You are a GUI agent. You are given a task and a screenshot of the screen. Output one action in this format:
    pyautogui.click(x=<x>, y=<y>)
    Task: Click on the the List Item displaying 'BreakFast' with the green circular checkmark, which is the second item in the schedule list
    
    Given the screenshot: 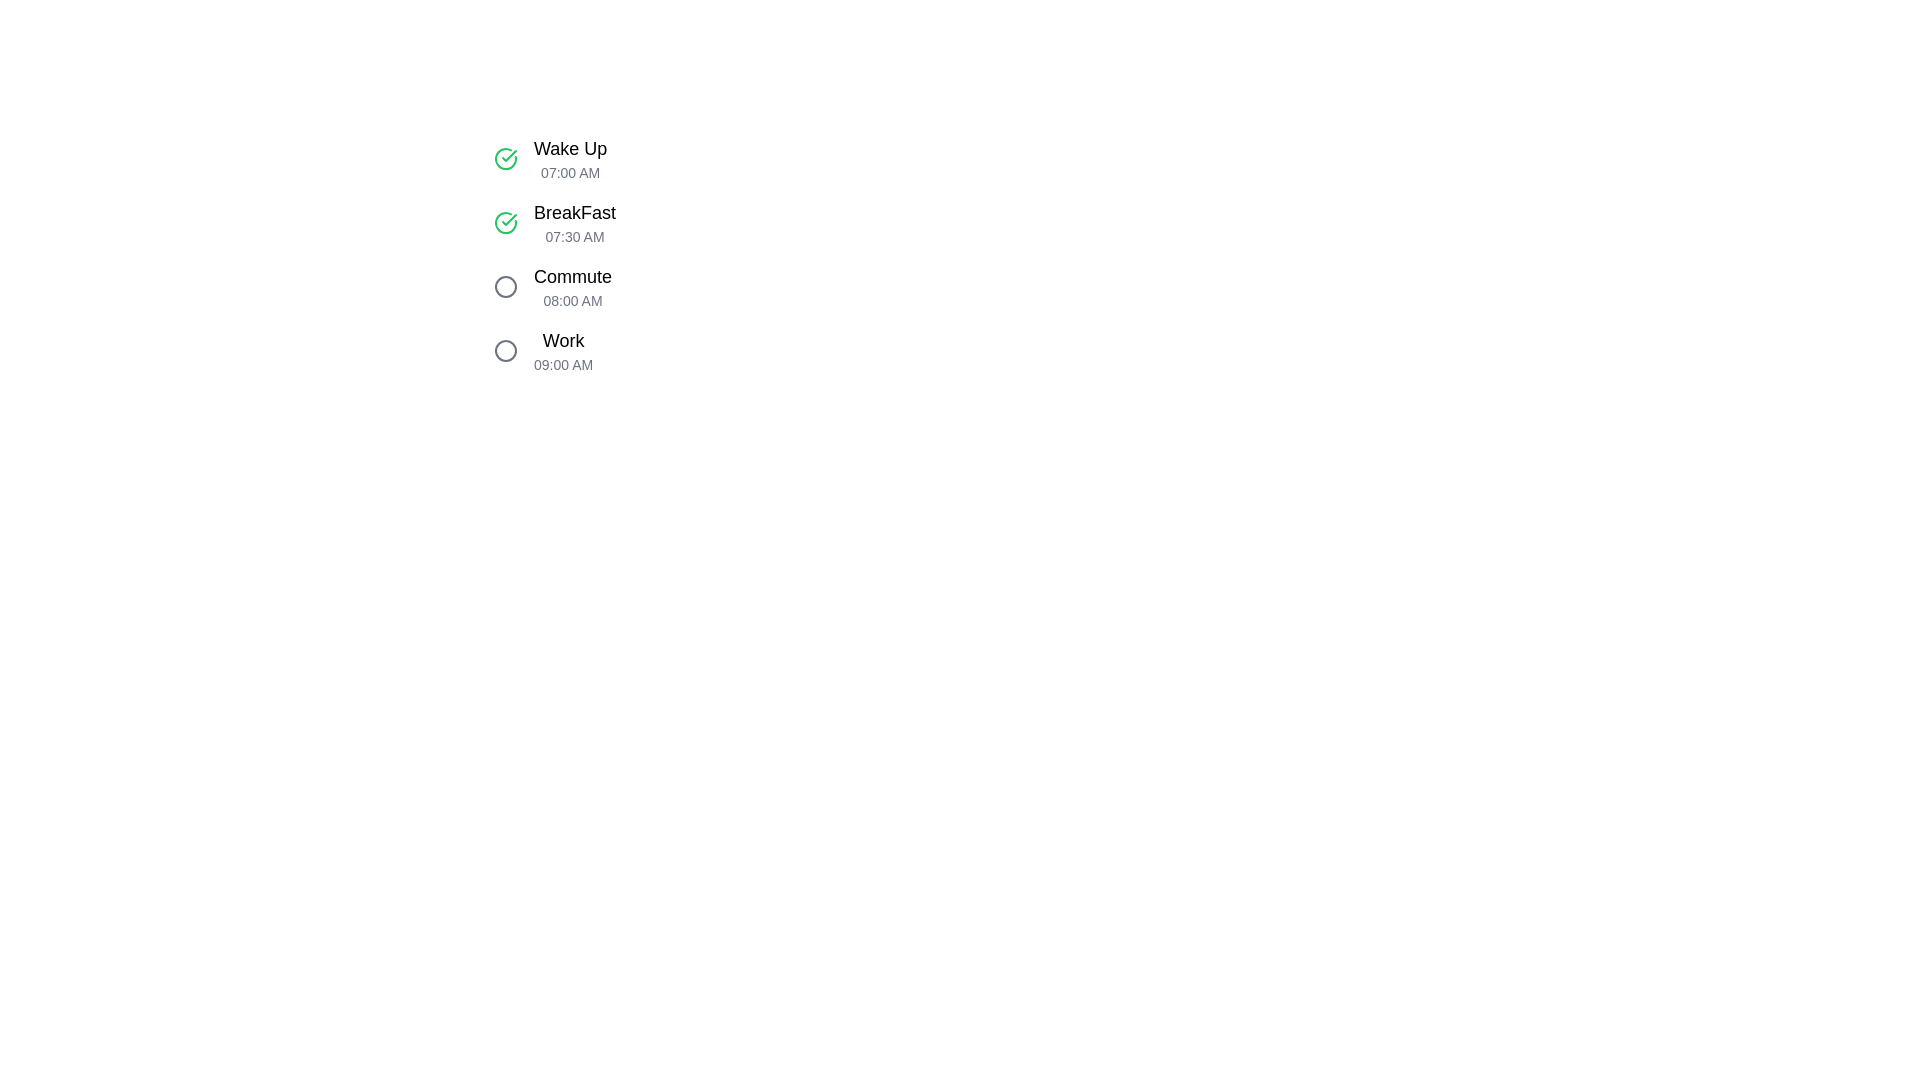 What is the action you would take?
    pyautogui.click(x=686, y=223)
    